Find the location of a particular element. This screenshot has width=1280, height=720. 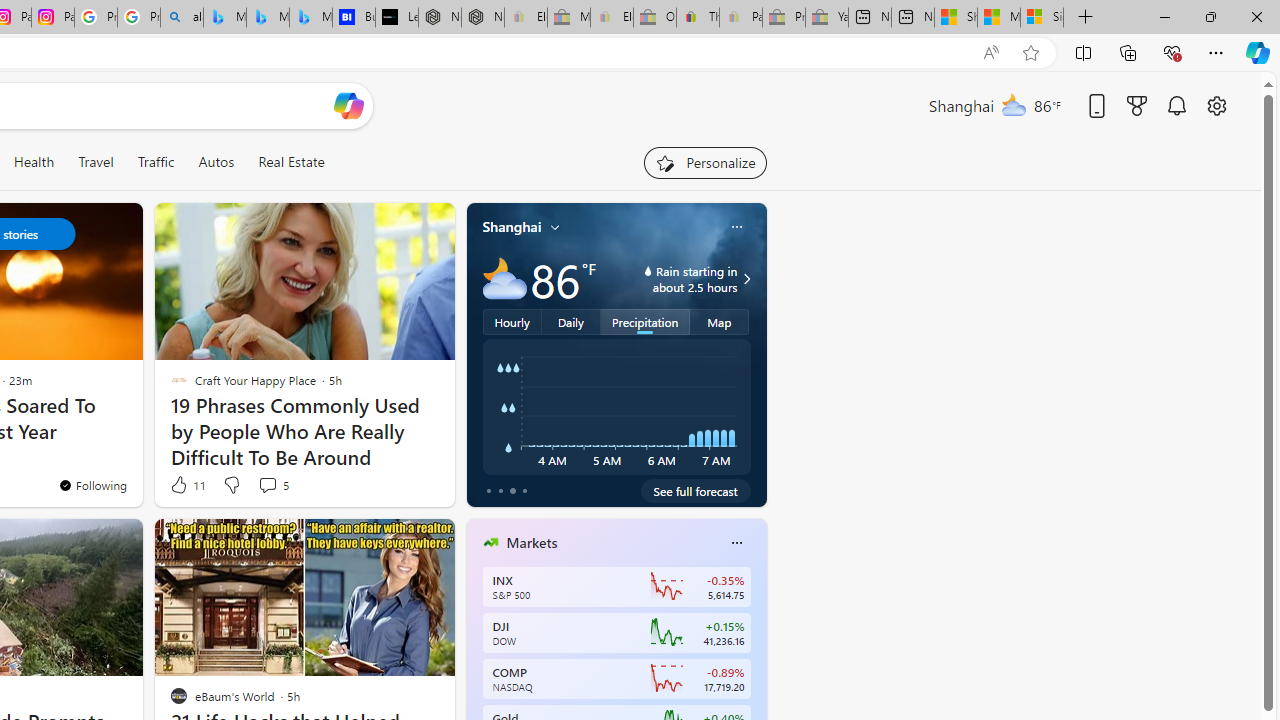

'Yard, Garden & Outdoor Living - Sleeping' is located at coordinates (827, 17).